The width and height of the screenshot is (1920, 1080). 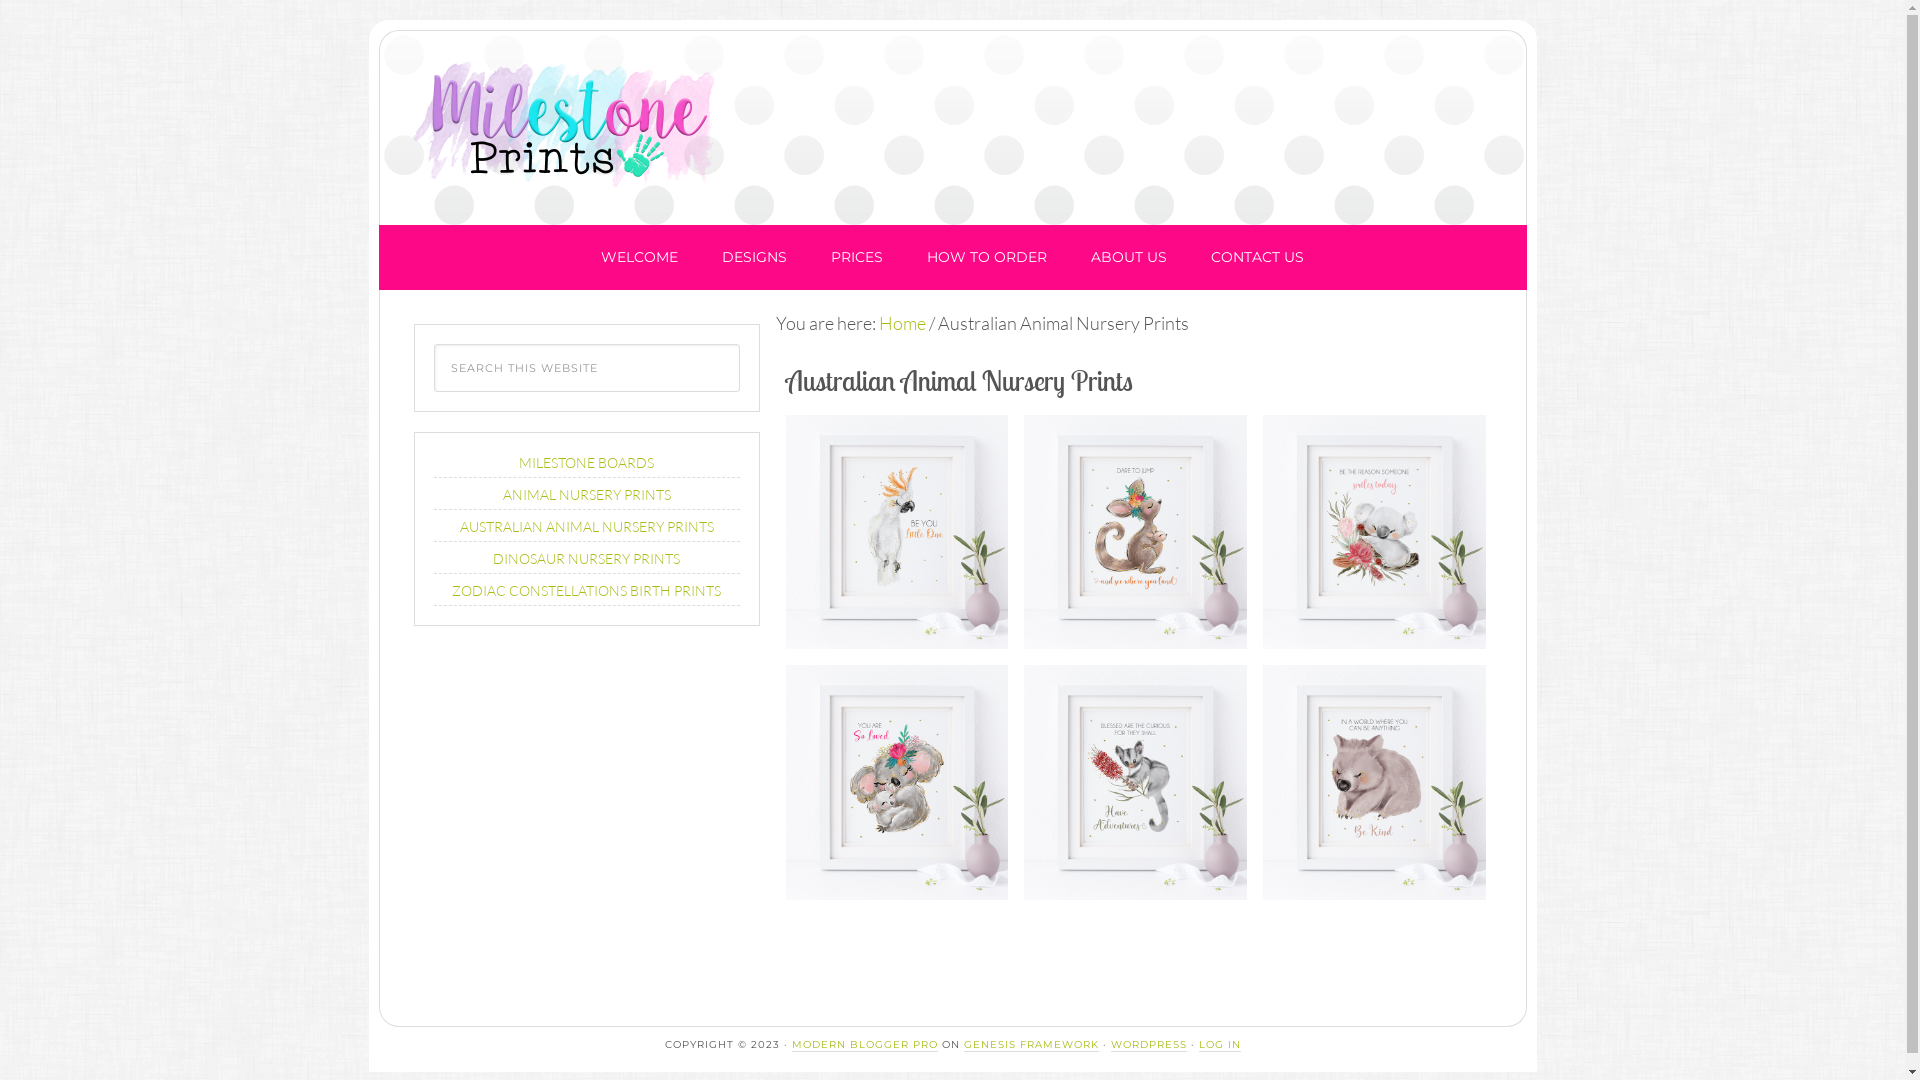 I want to click on 'Home', so click(x=878, y=322).